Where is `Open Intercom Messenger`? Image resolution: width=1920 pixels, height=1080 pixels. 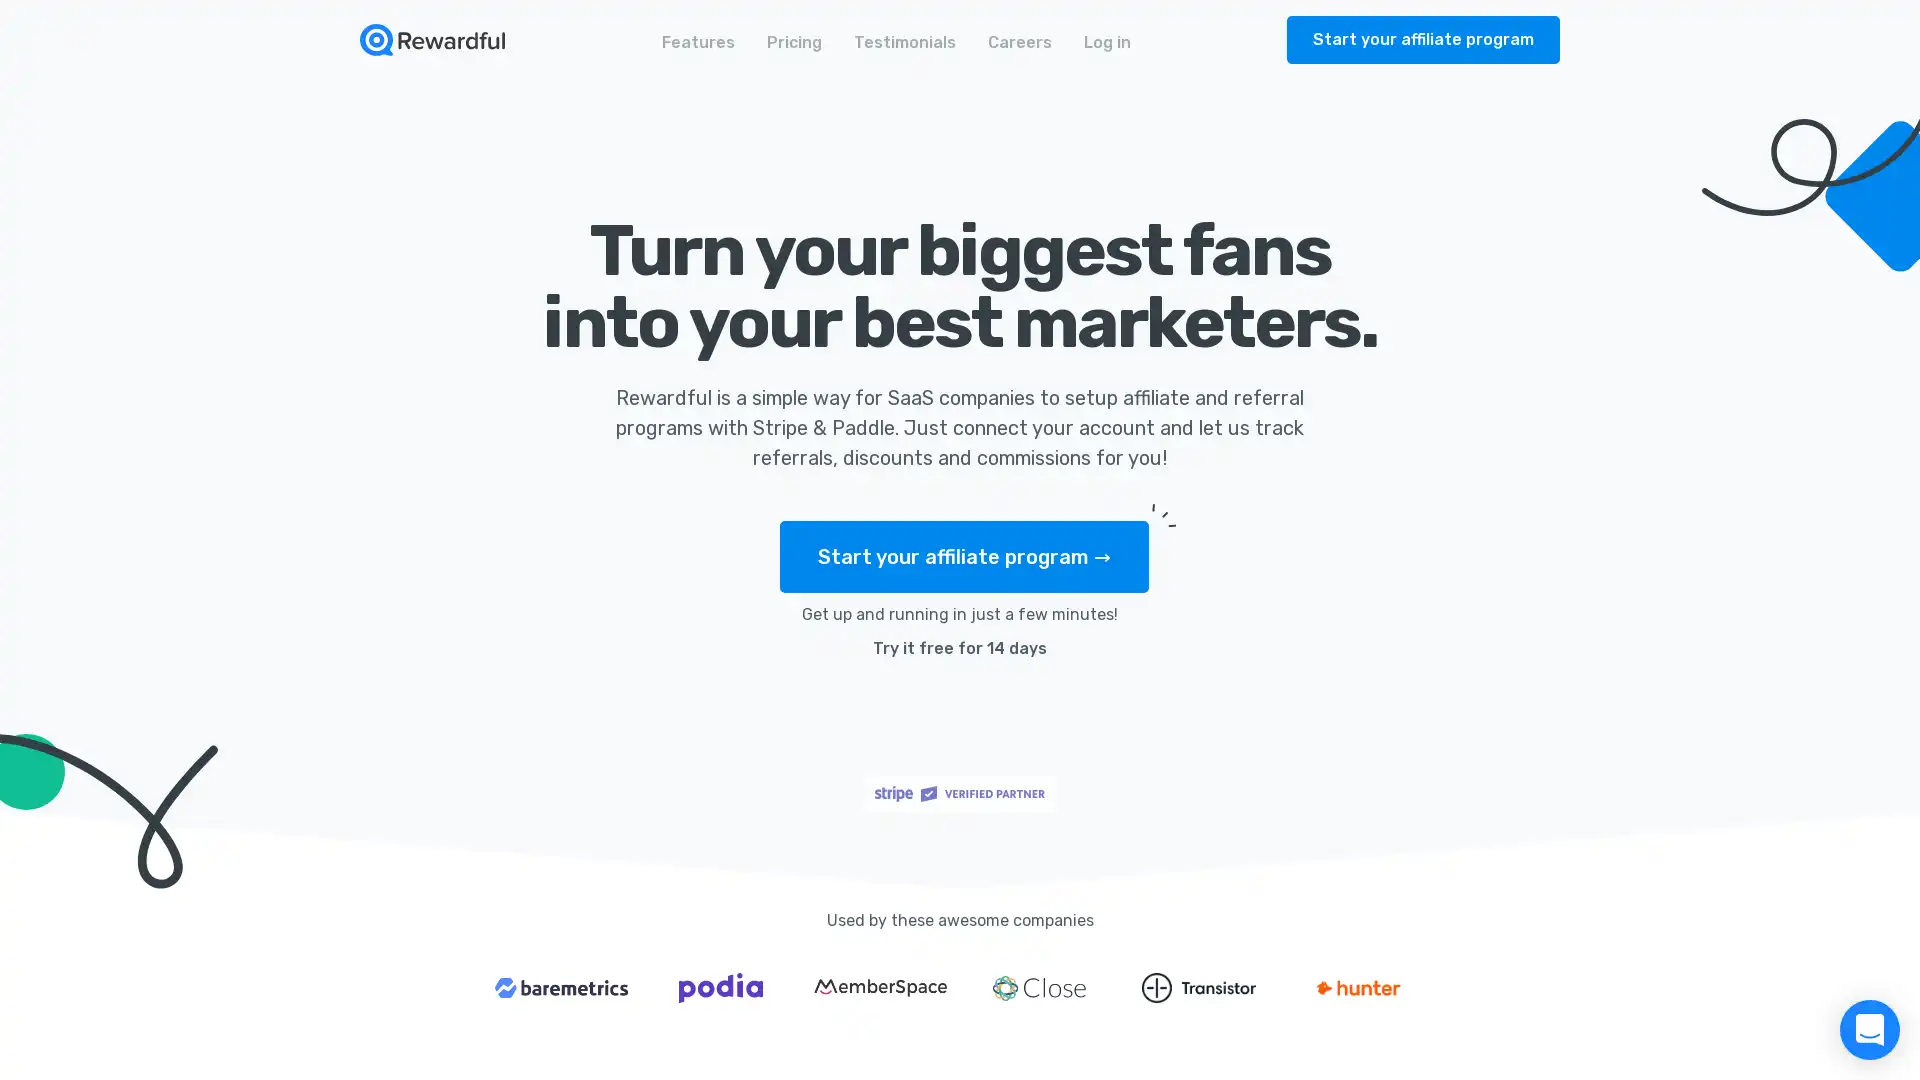
Open Intercom Messenger is located at coordinates (1869, 1029).